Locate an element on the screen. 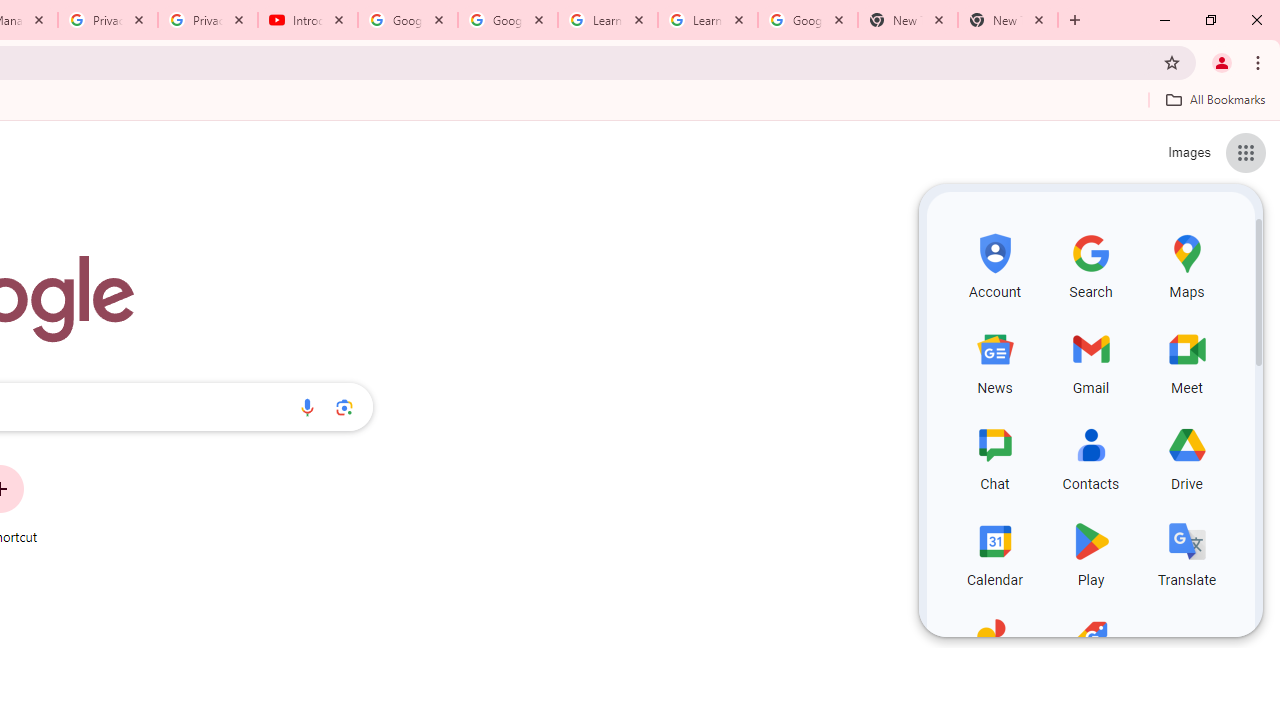 The height and width of the screenshot is (720, 1280). 'Play, row 4 of 5 and column 2 of 3 in the first section' is located at coordinates (1090, 551).